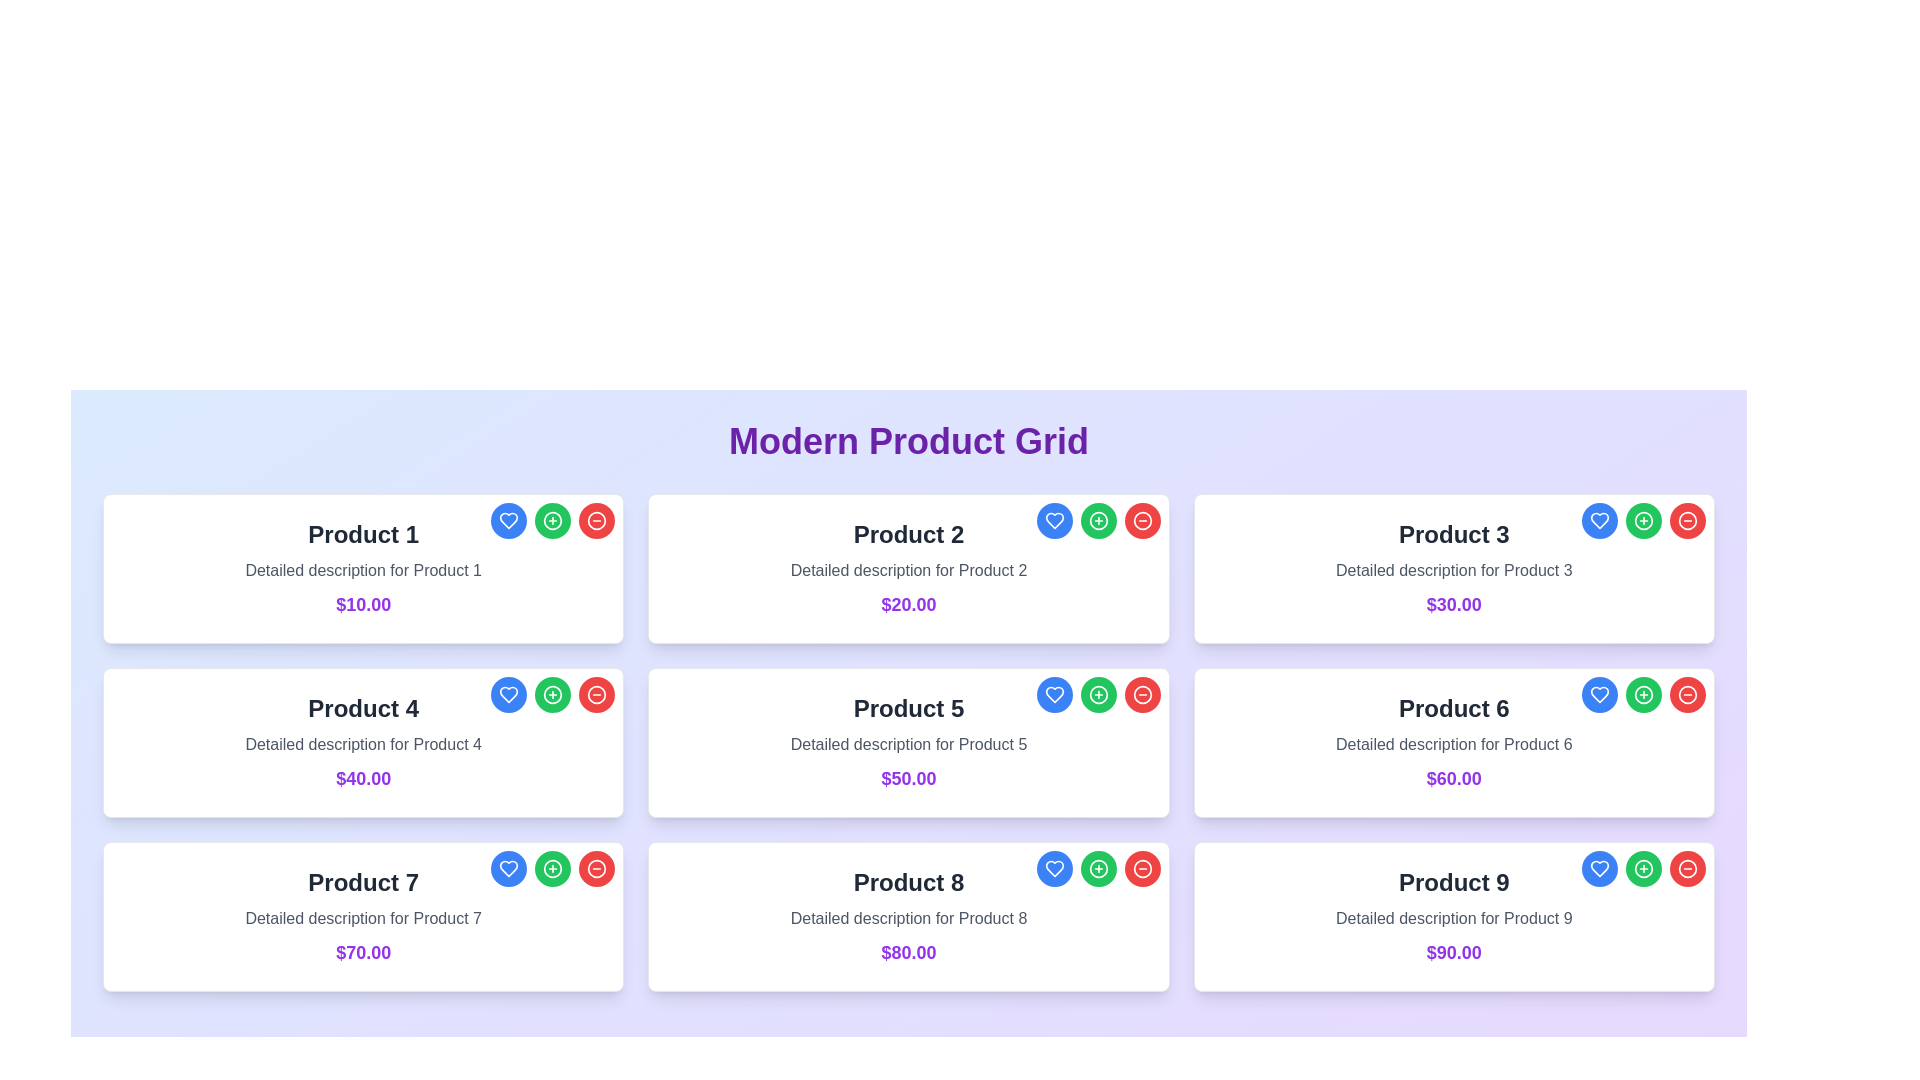  Describe the element at coordinates (363, 570) in the screenshot. I see `text content of the second text element within the first product card, located between the title 'Product 1' and the price '$10.00'` at that location.